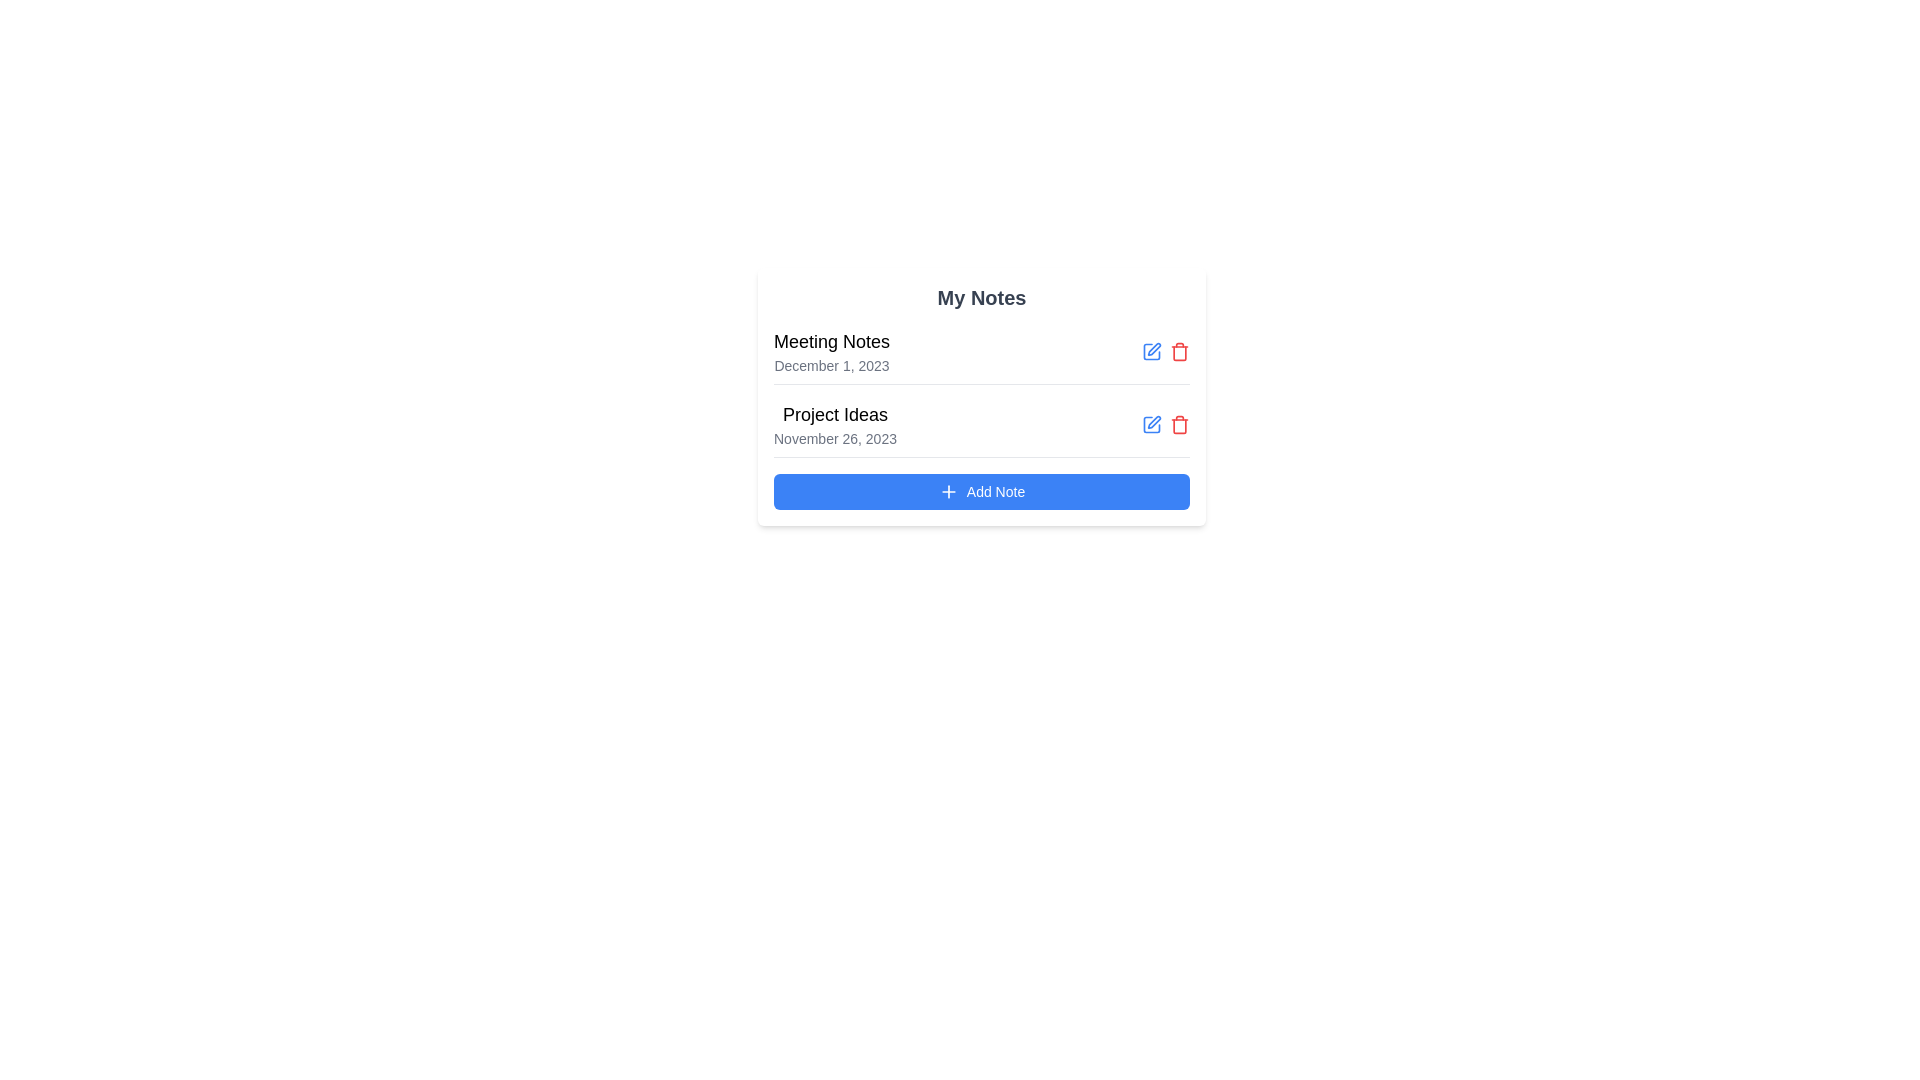  I want to click on the edit icon button located to the right of the 'Meeting Notes' entry in the 'My Notes' section, so click(1152, 350).